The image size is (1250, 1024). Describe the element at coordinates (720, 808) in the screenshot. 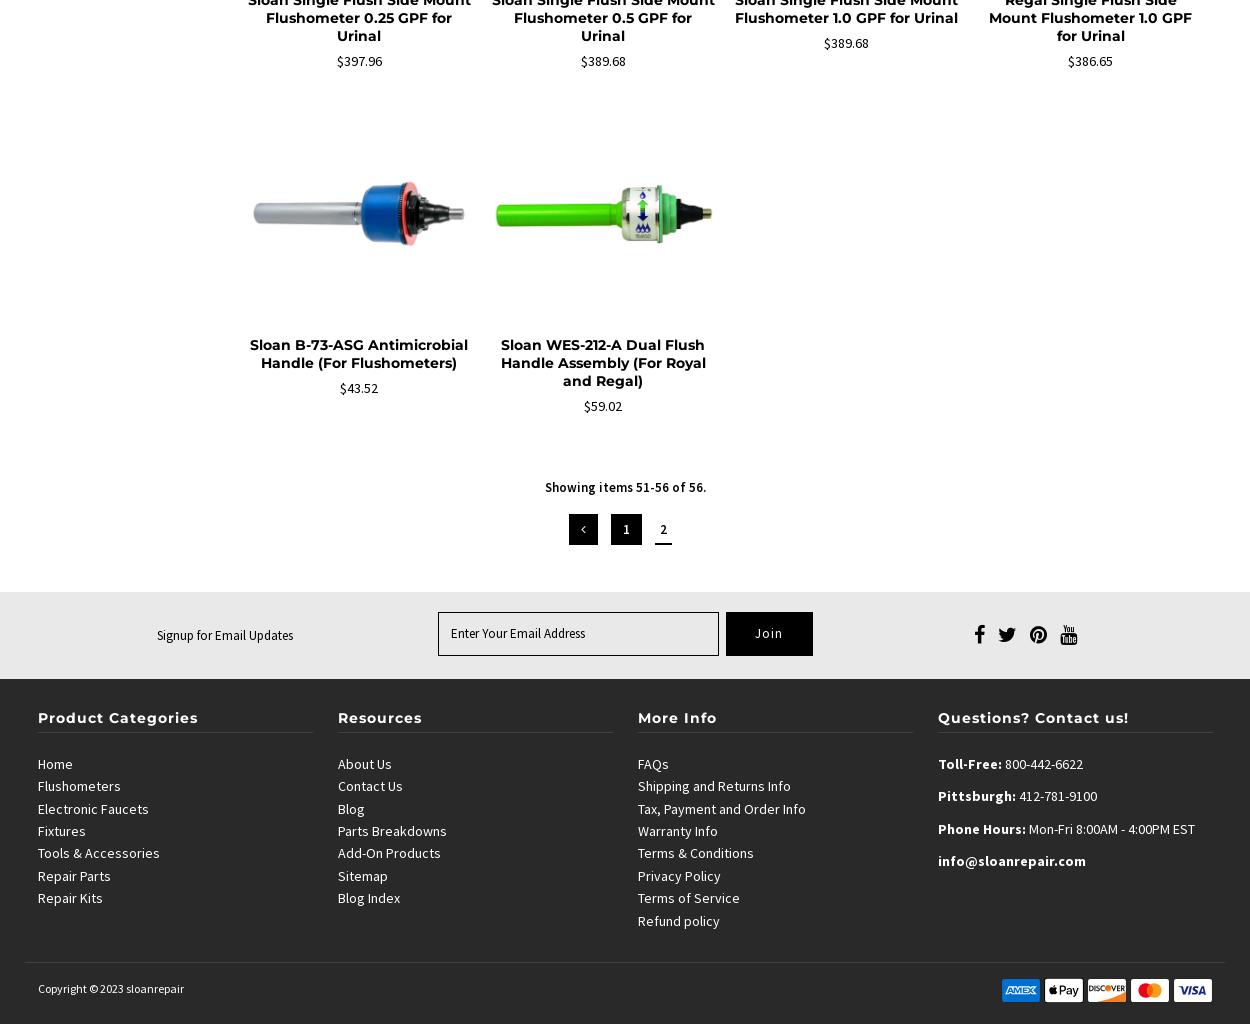

I see `'Tax, Payment and Order Info'` at that location.